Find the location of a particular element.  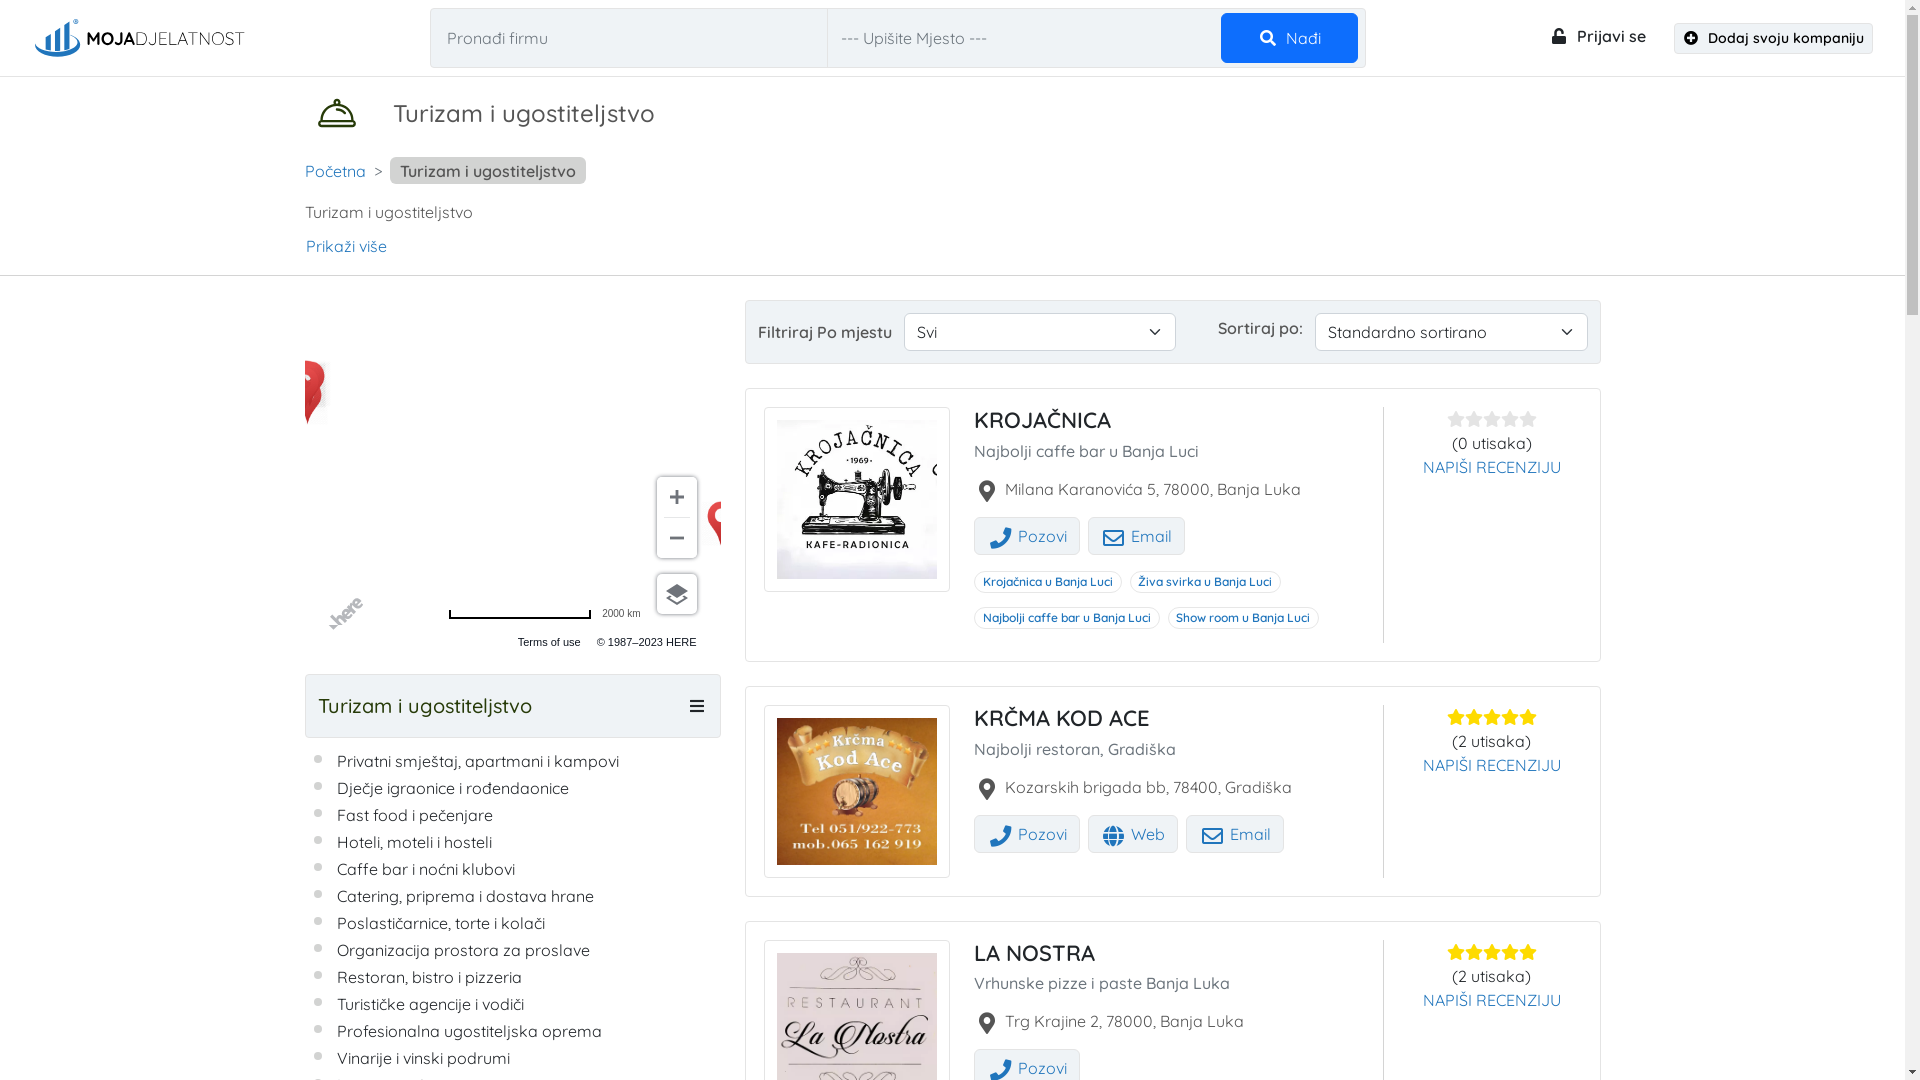

'Web' is located at coordinates (1133, 833).